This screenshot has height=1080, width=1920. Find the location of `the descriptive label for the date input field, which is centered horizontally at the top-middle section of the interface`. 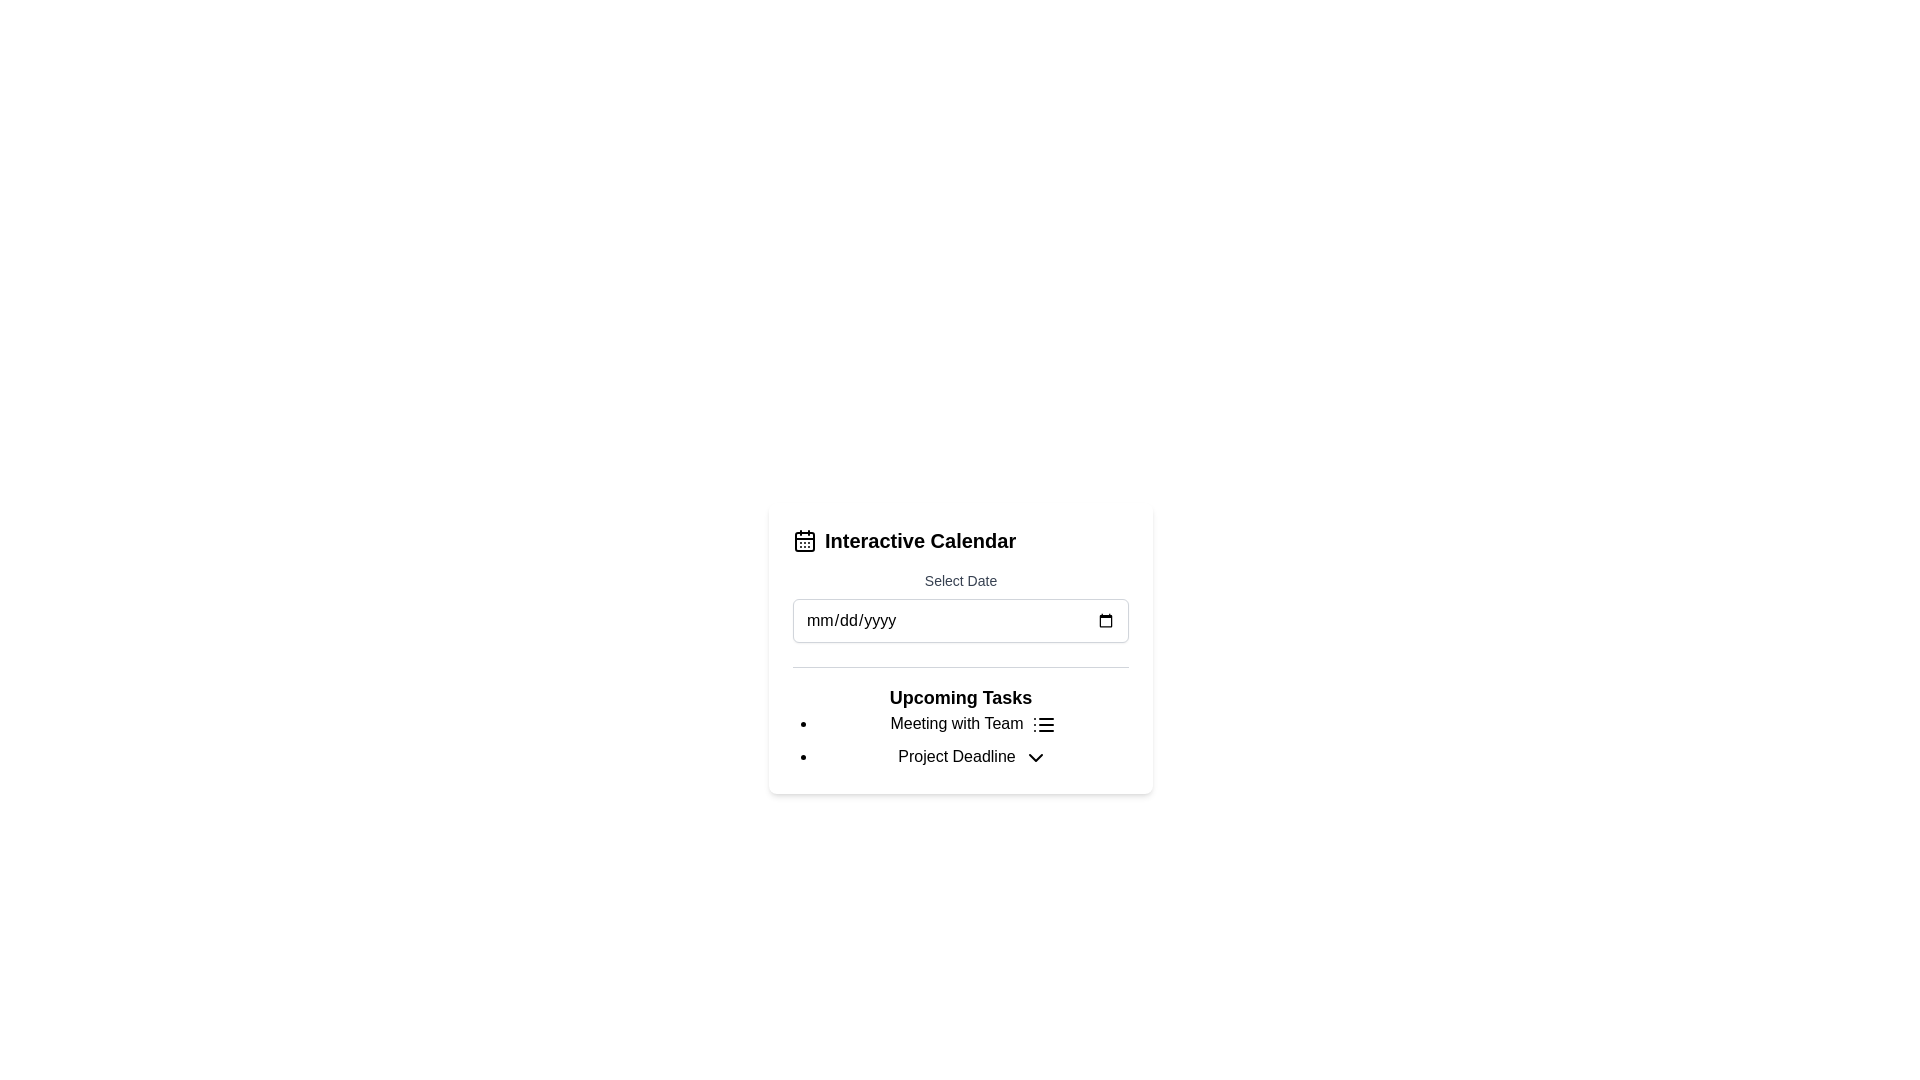

the descriptive label for the date input field, which is centered horizontally at the top-middle section of the interface is located at coordinates (960, 581).